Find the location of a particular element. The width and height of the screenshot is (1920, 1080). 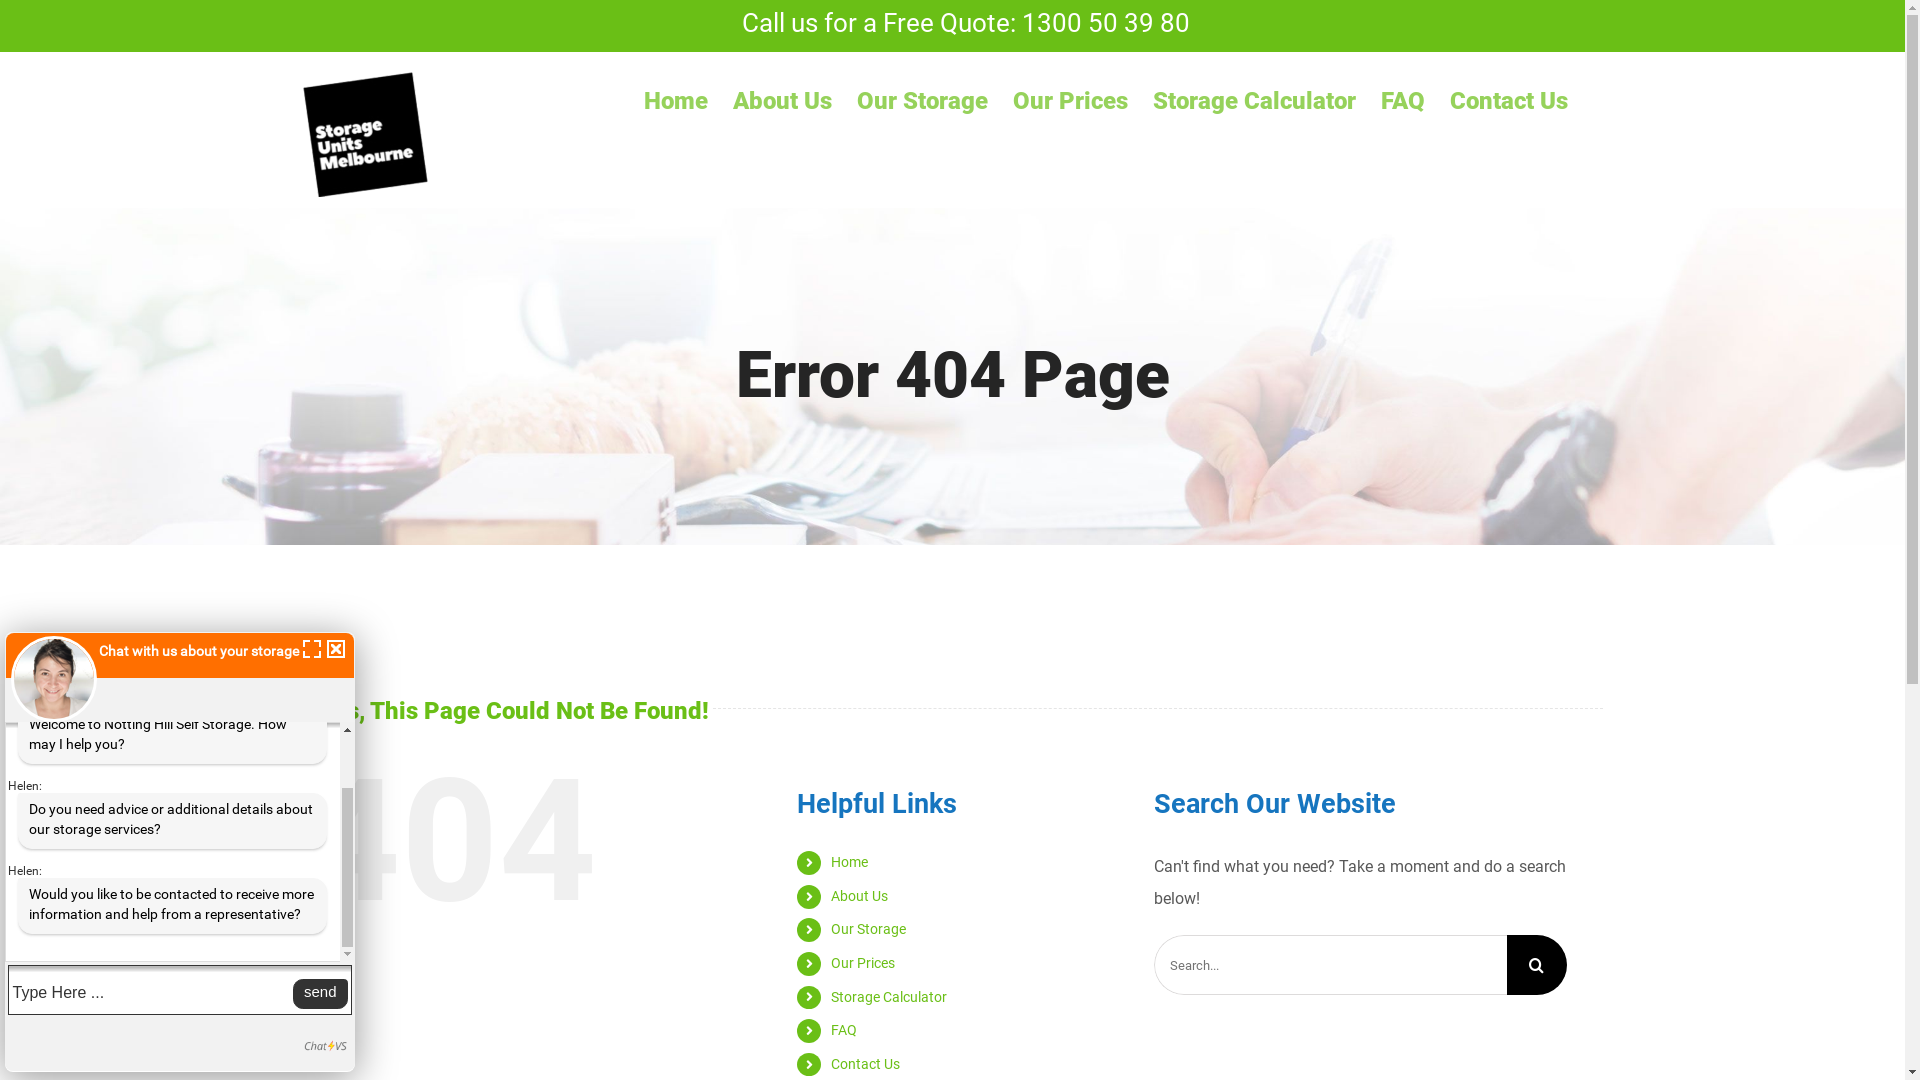

'chat bot window' is located at coordinates (180, 852).